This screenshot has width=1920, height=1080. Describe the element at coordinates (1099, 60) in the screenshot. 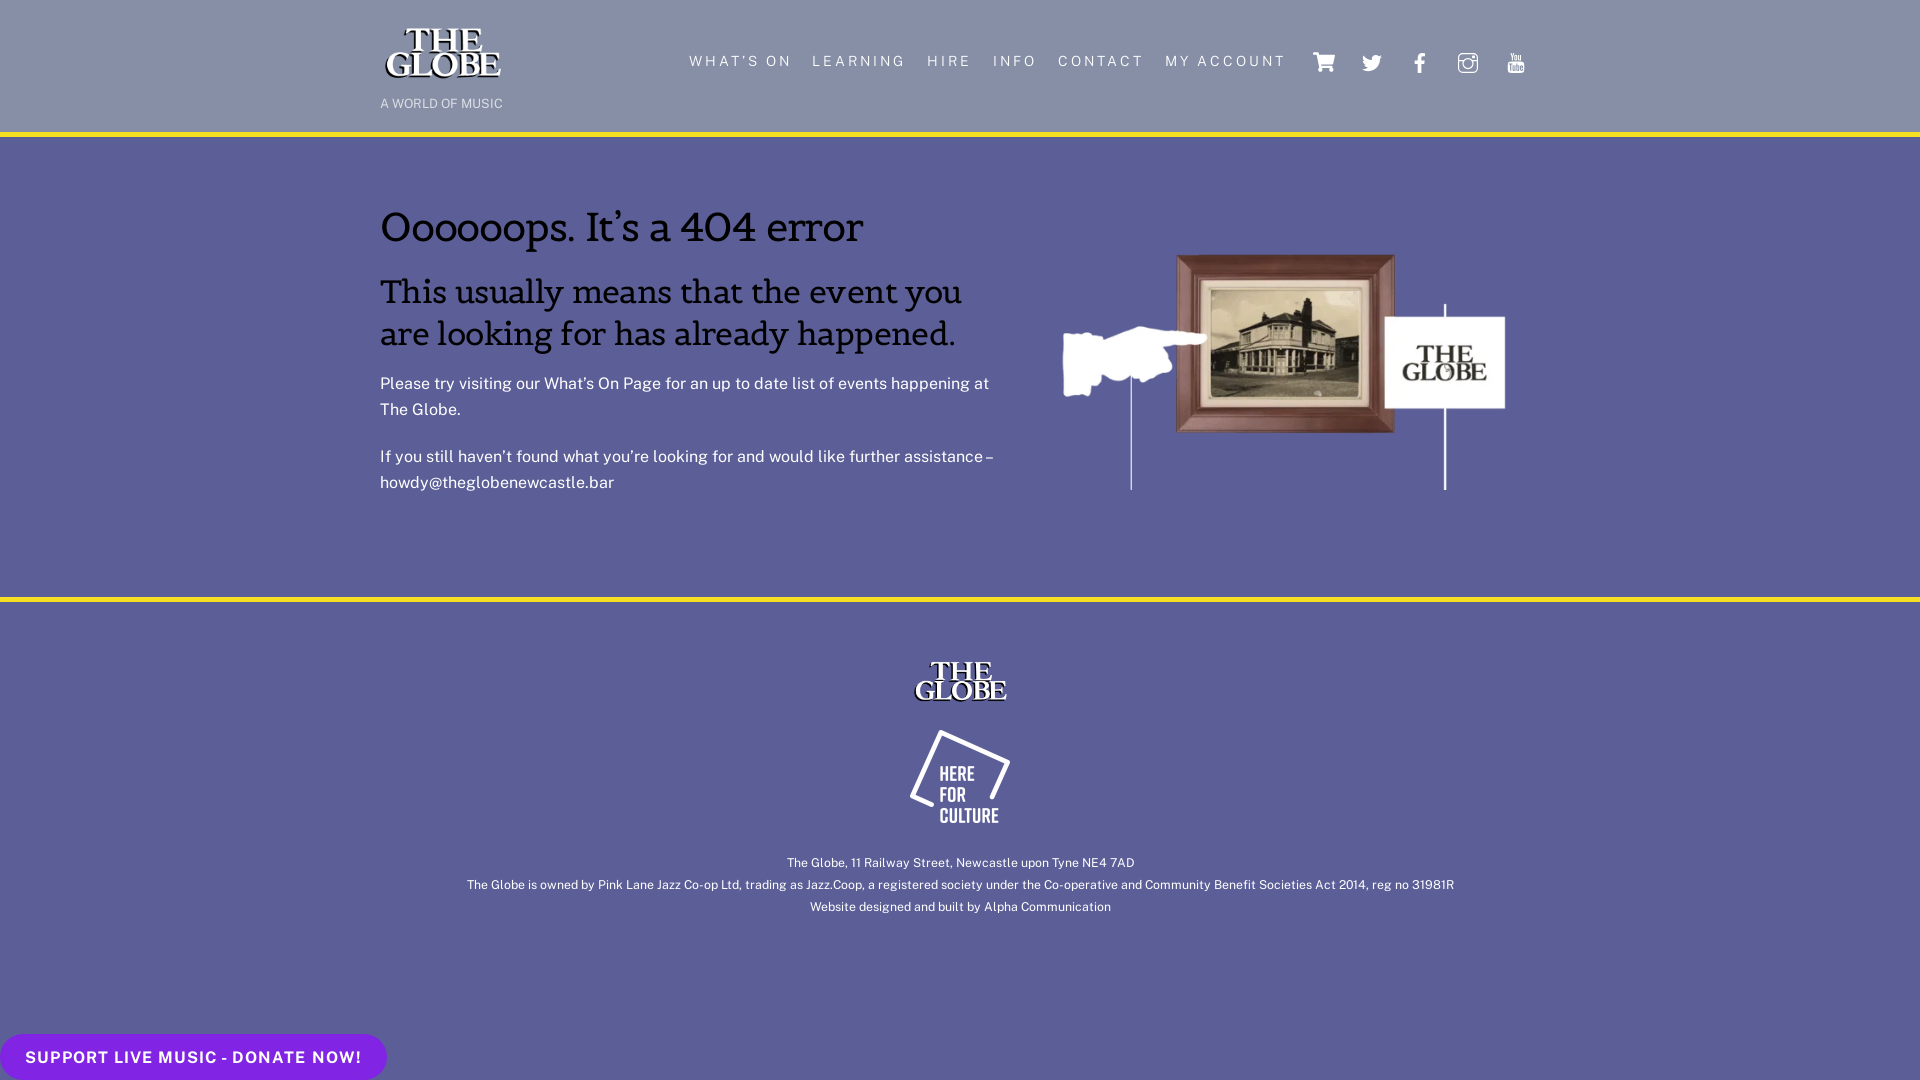

I see `'CONTACT'` at that location.